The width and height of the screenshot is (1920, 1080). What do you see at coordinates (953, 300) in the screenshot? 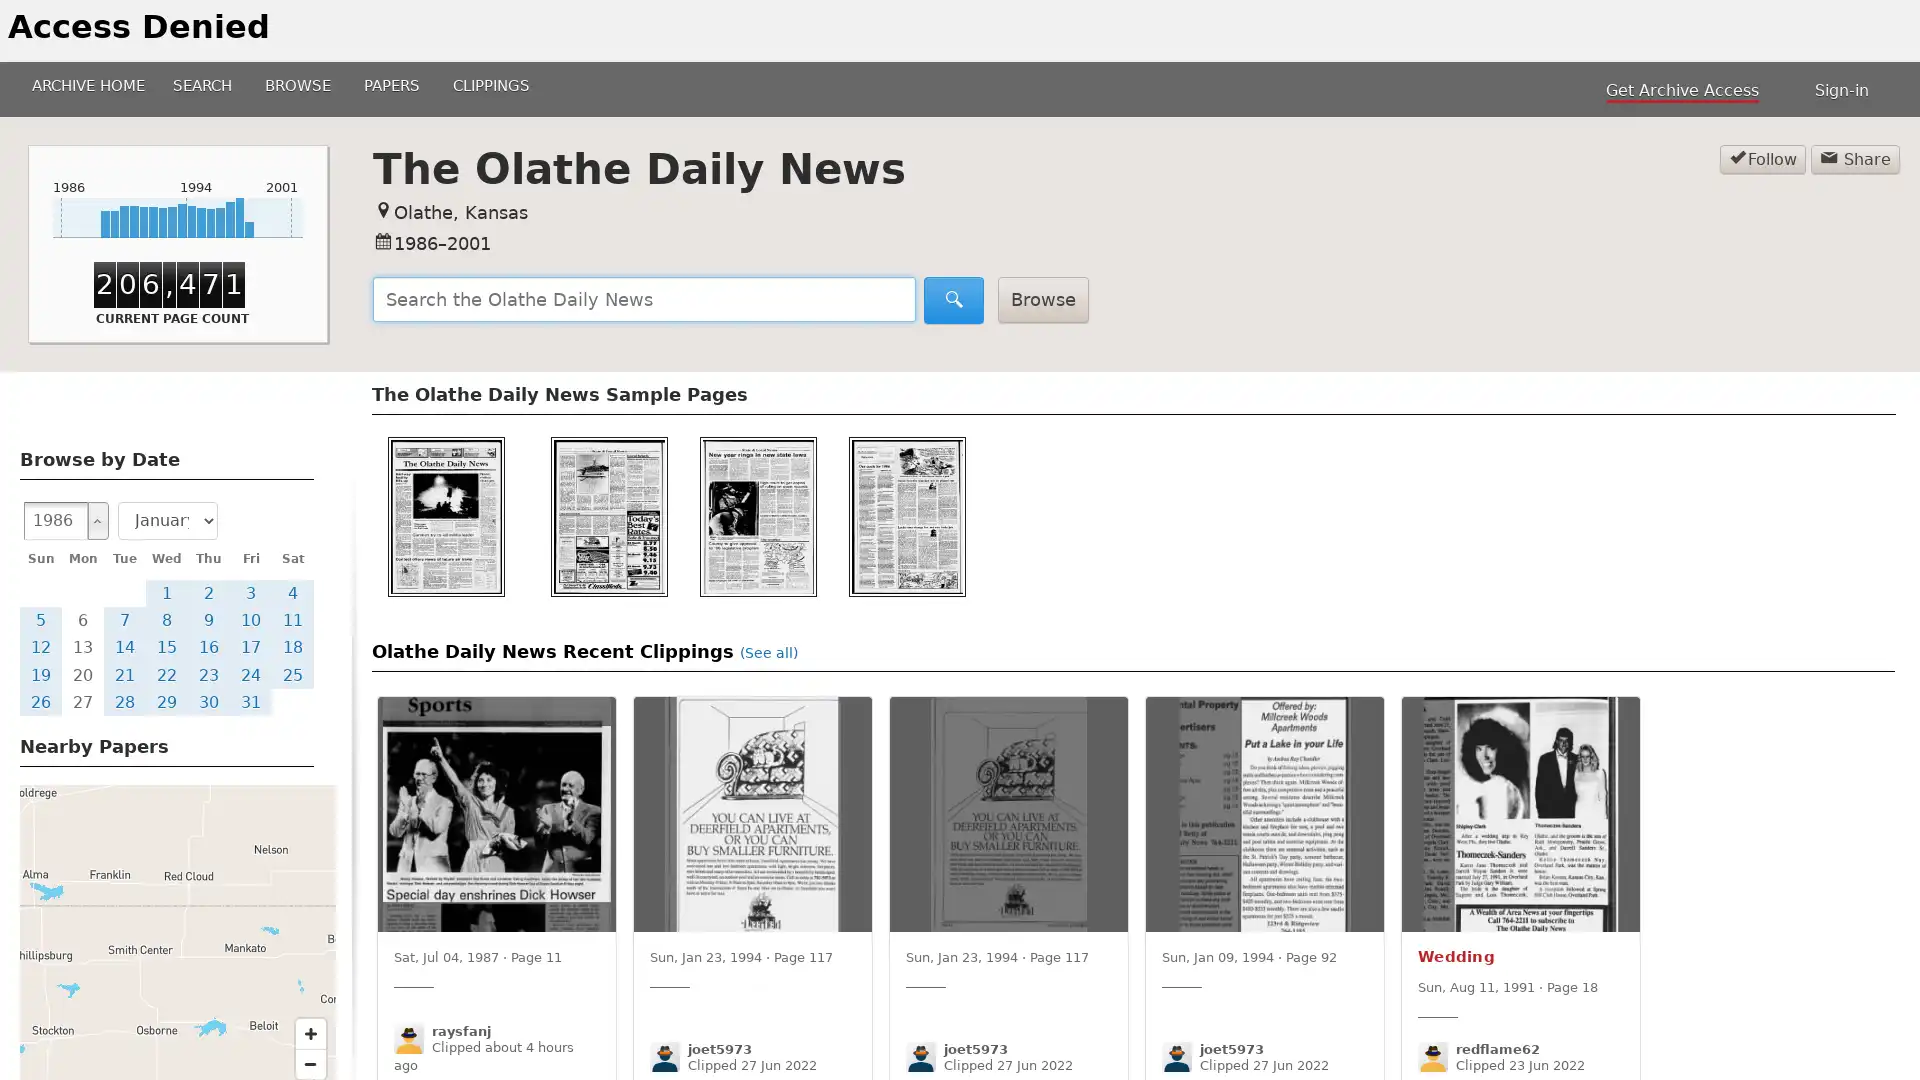
I see `Search` at bounding box center [953, 300].